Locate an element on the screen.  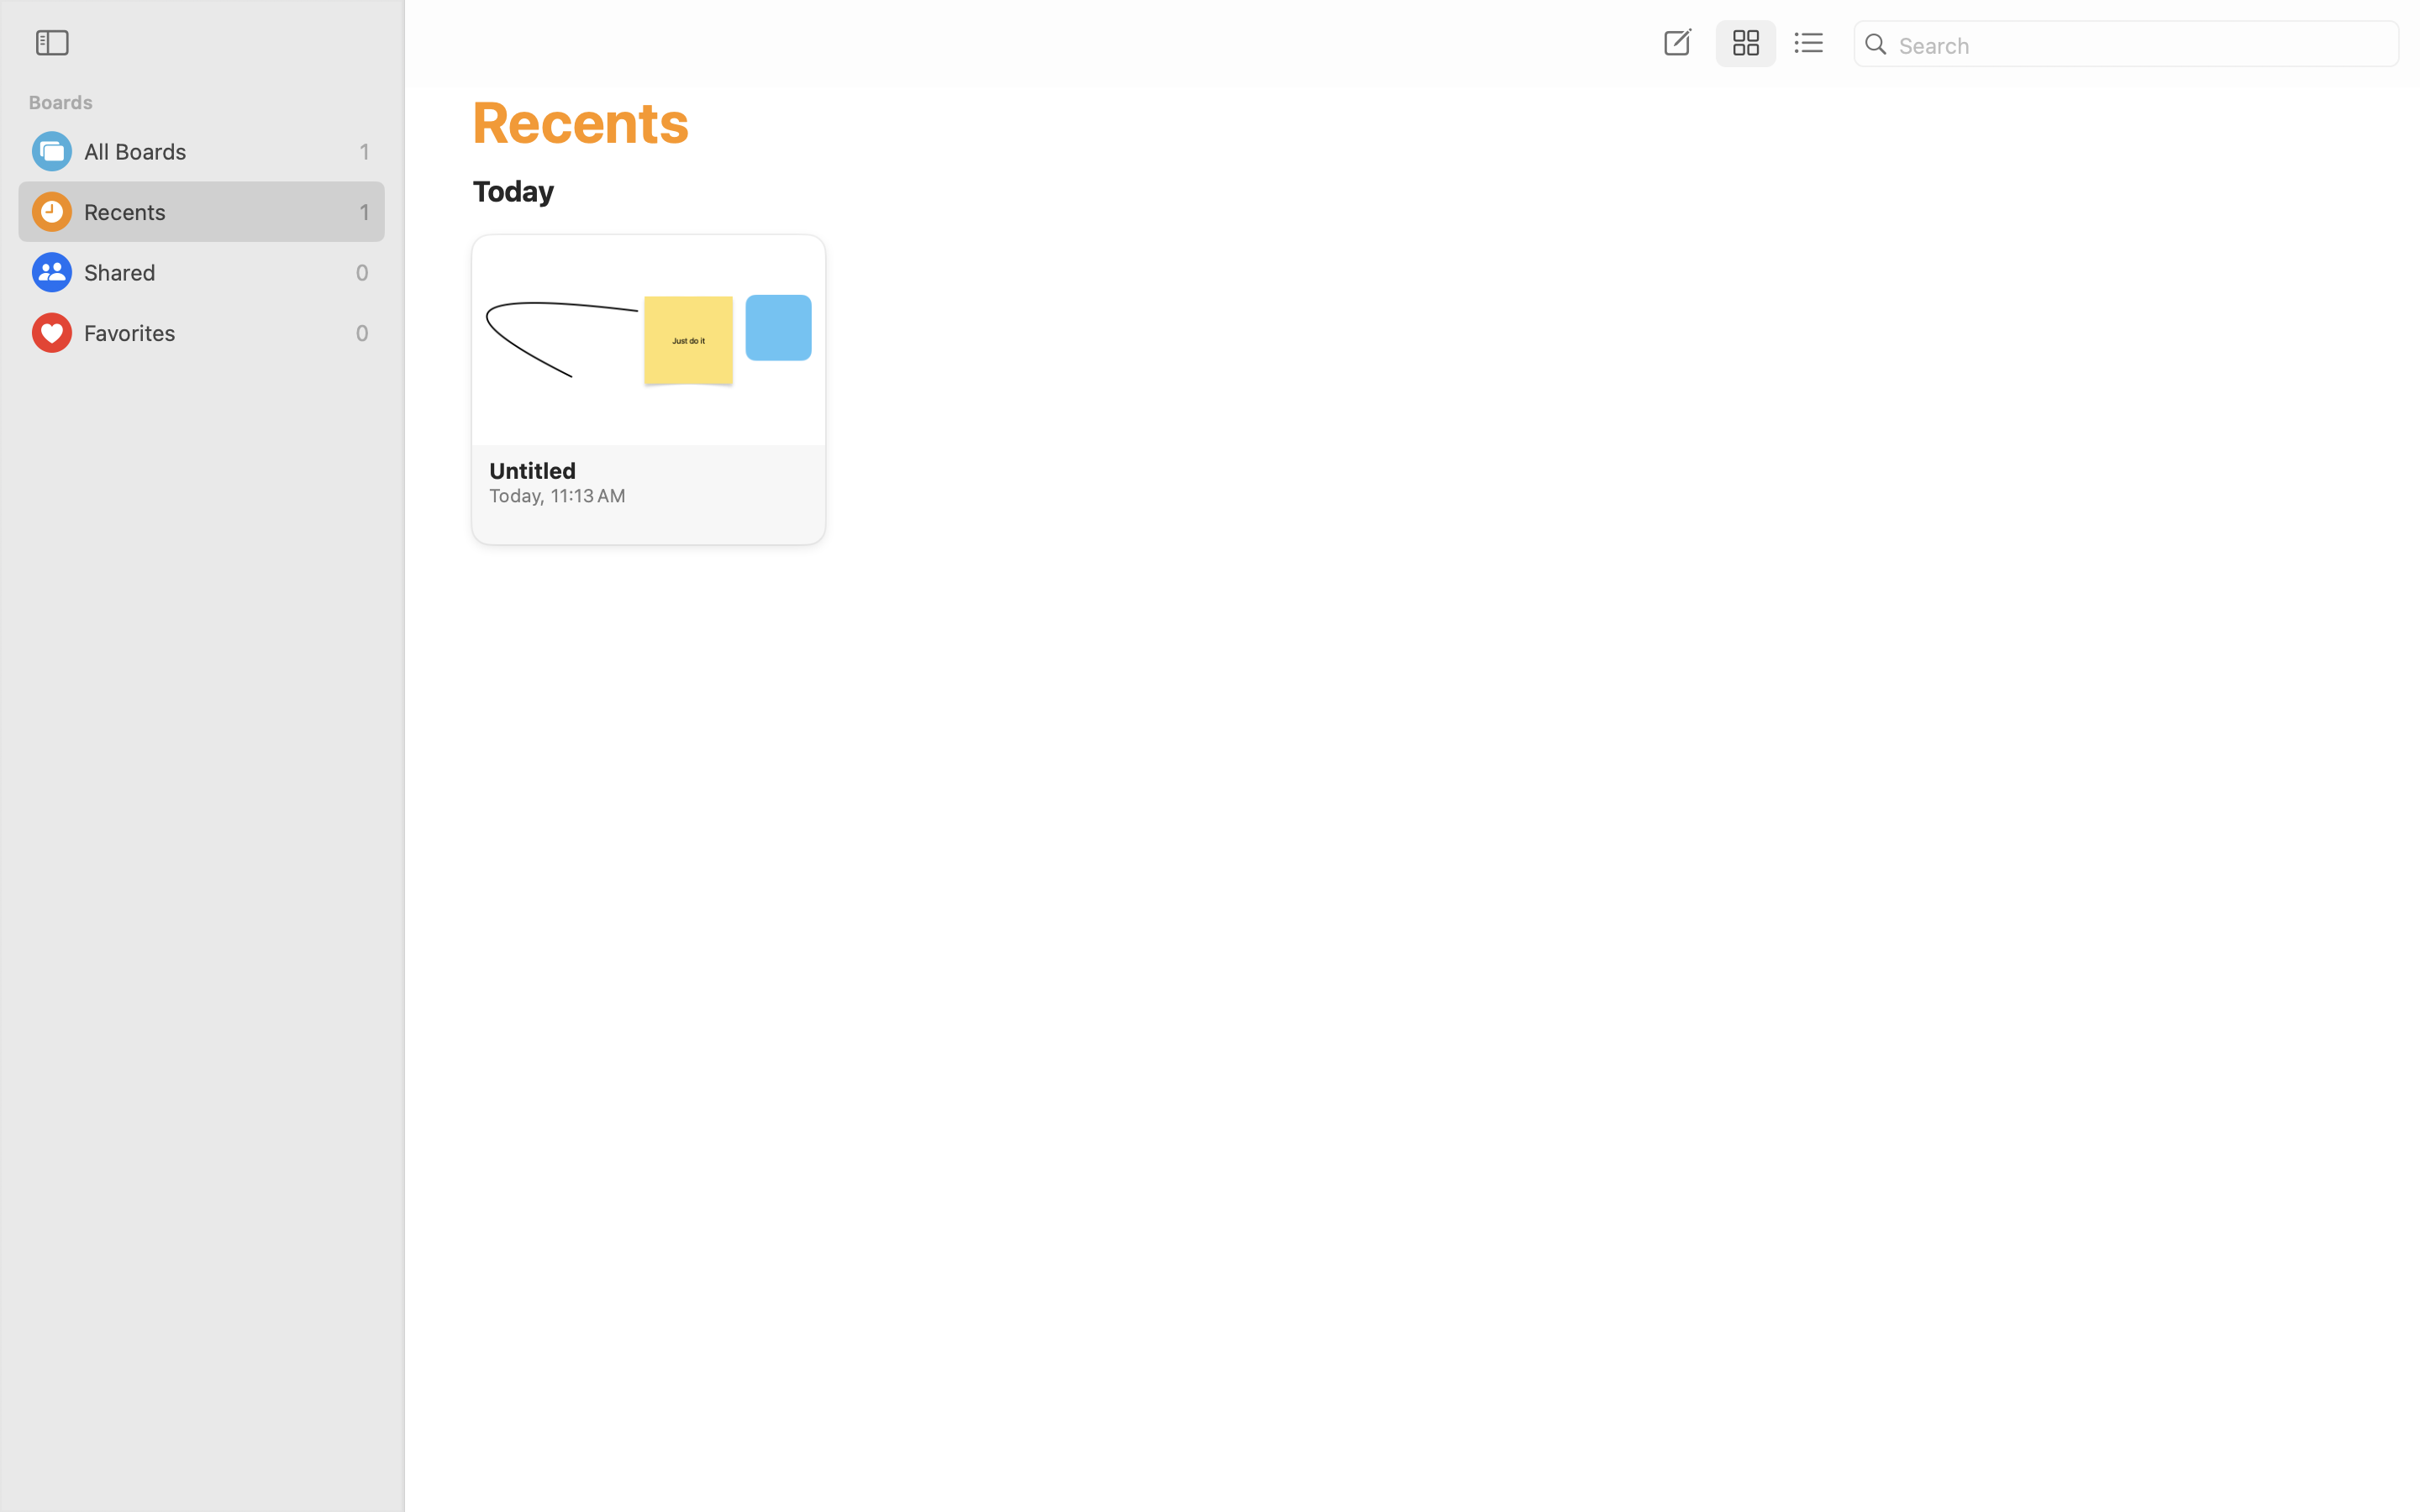
'All Boards' is located at coordinates (217, 150).